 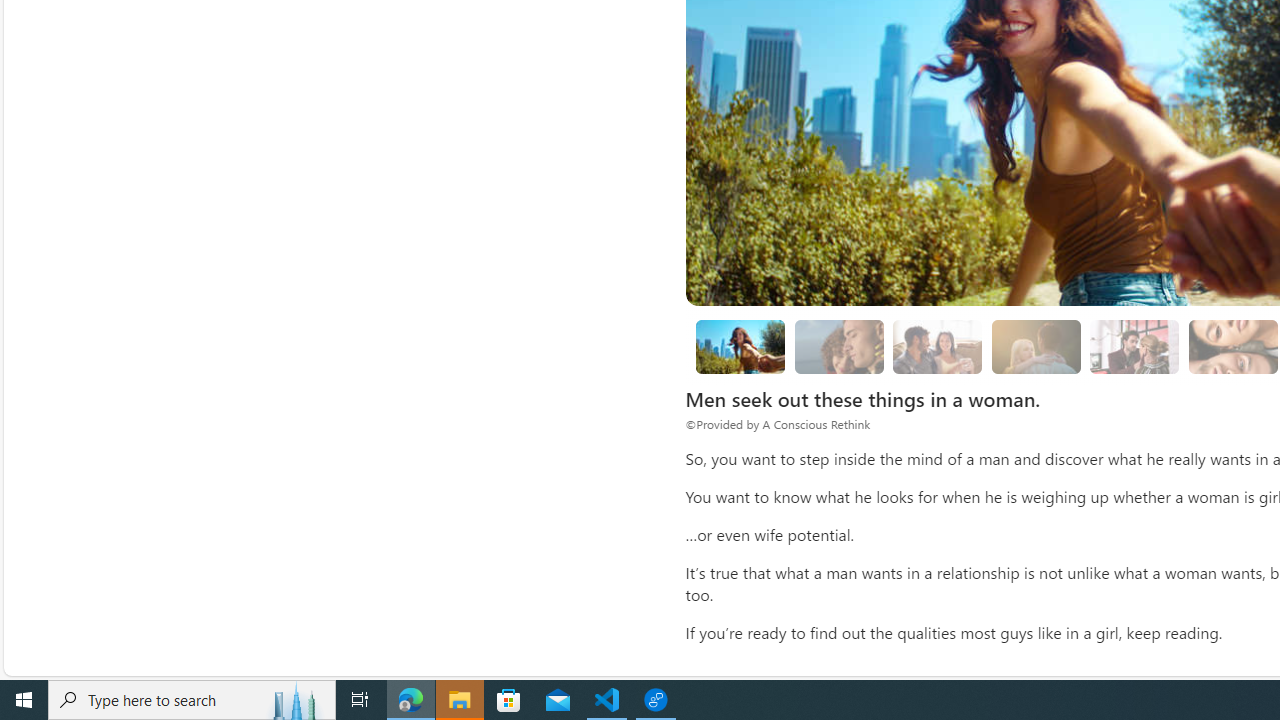 I want to click on '1. She is compassionate.', so click(x=839, y=345).